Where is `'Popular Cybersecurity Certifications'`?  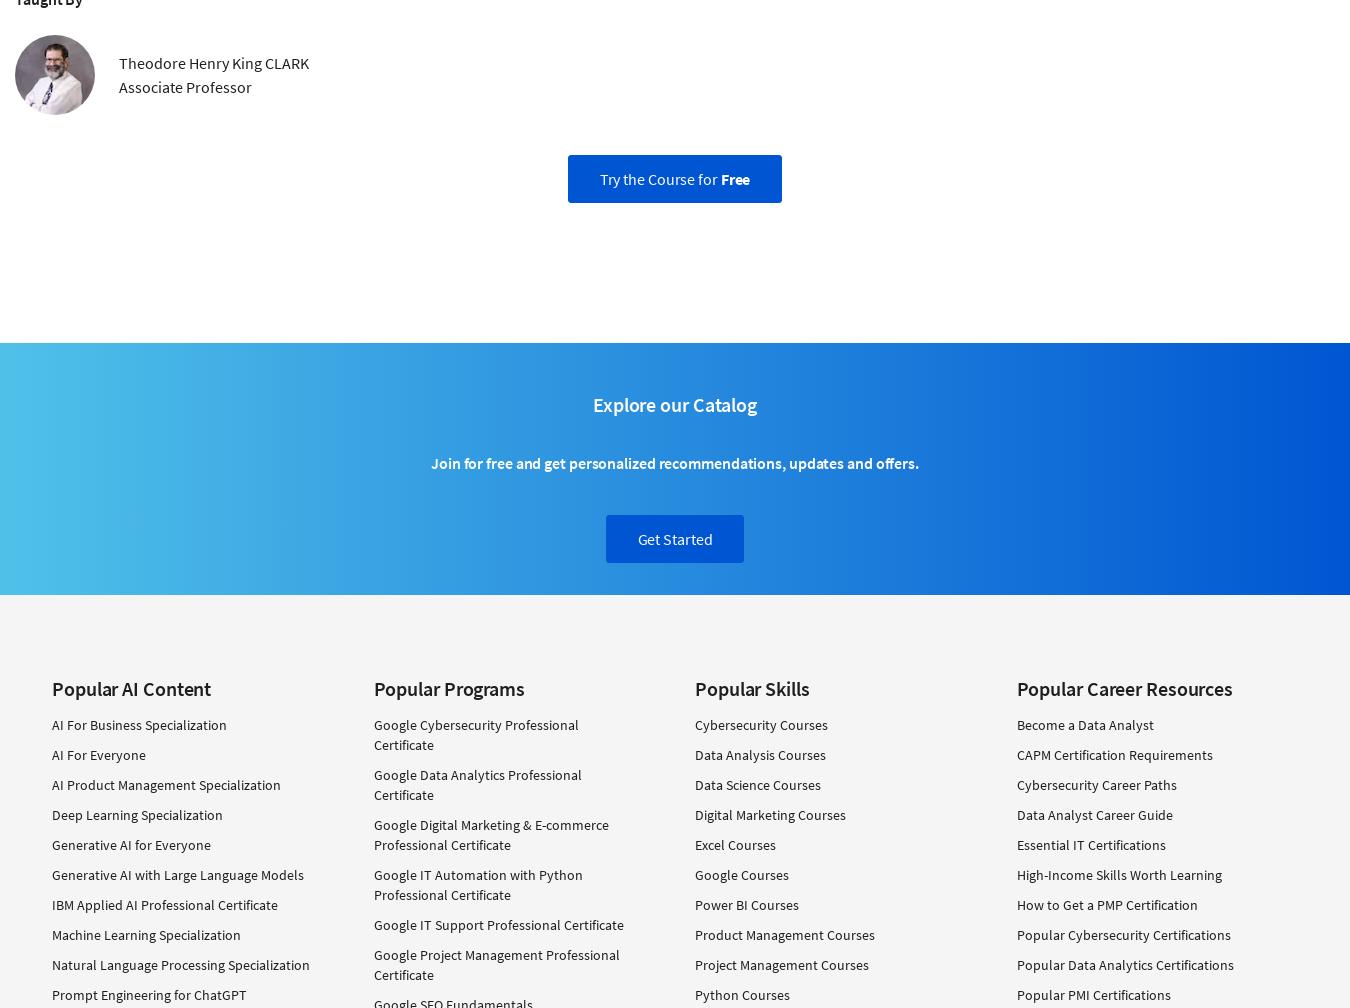
'Popular Cybersecurity Certifications' is located at coordinates (1123, 934).